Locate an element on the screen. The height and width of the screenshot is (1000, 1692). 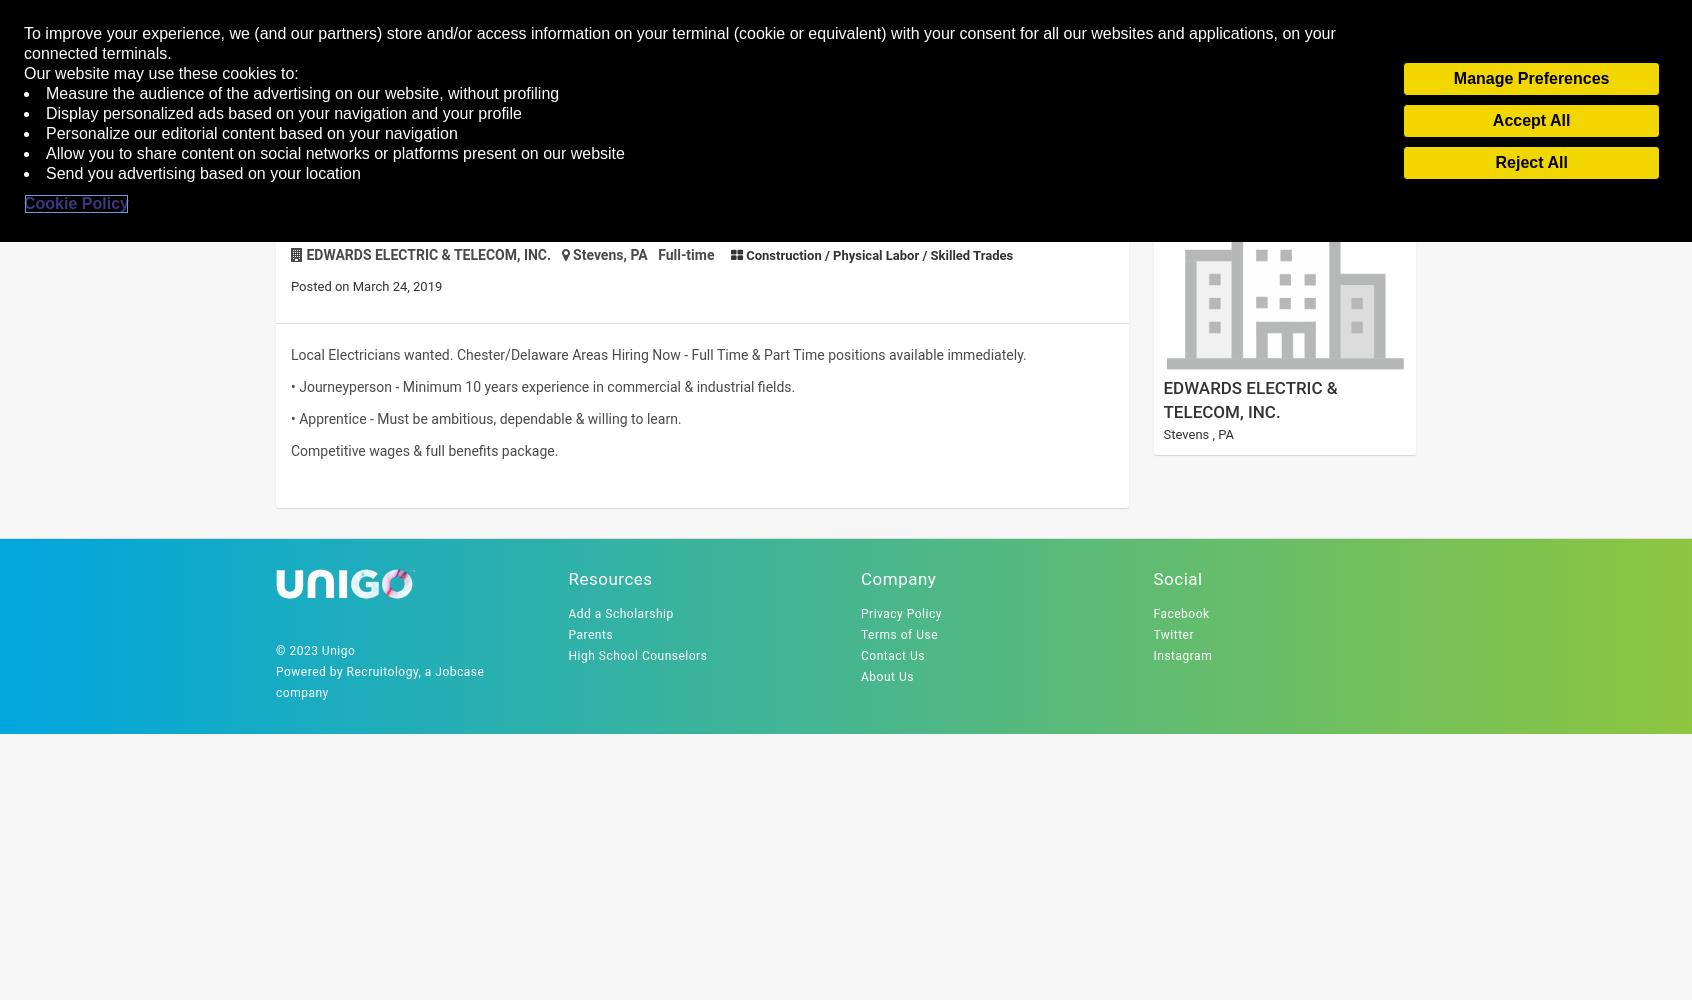
'Instagram' is located at coordinates (1151, 656).